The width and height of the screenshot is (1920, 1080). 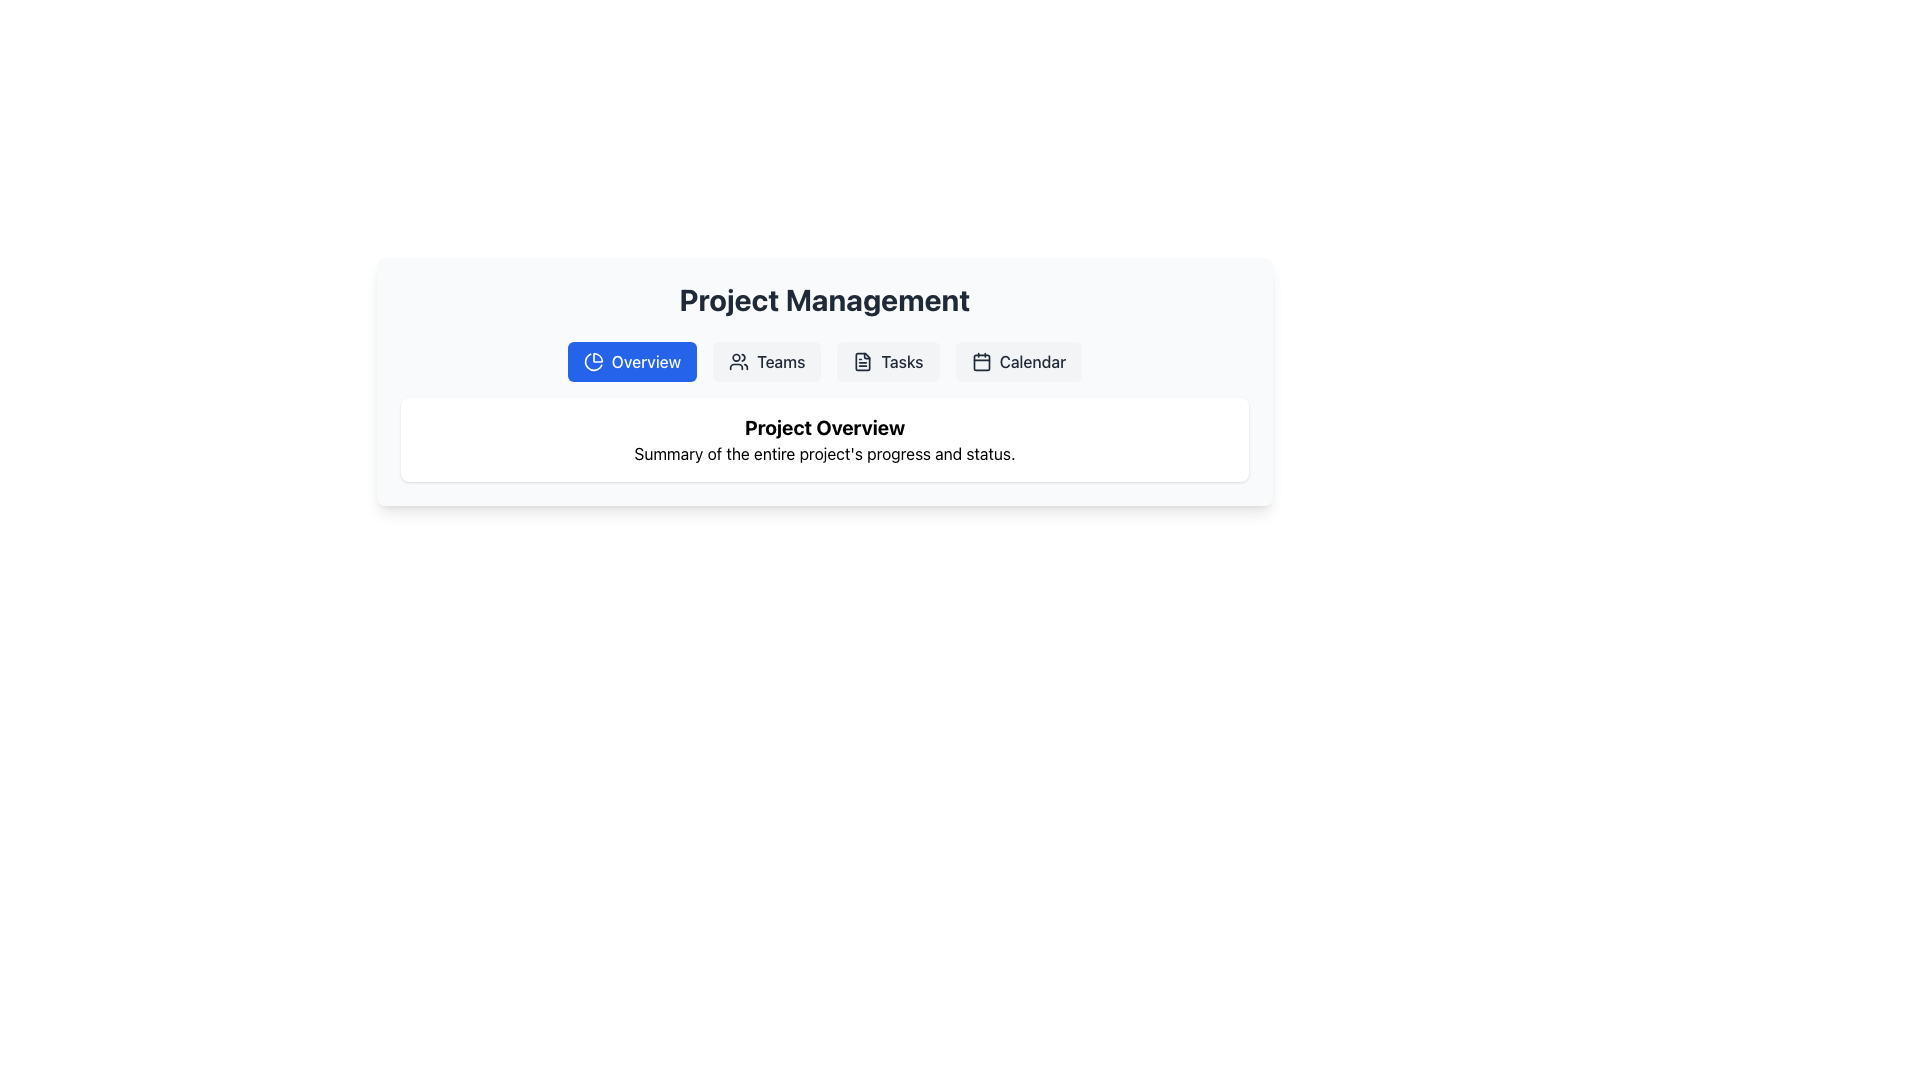 What do you see at coordinates (981, 362) in the screenshot?
I see `the calendar icon located in the navigation menu under the 'Project Management' header` at bounding box center [981, 362].